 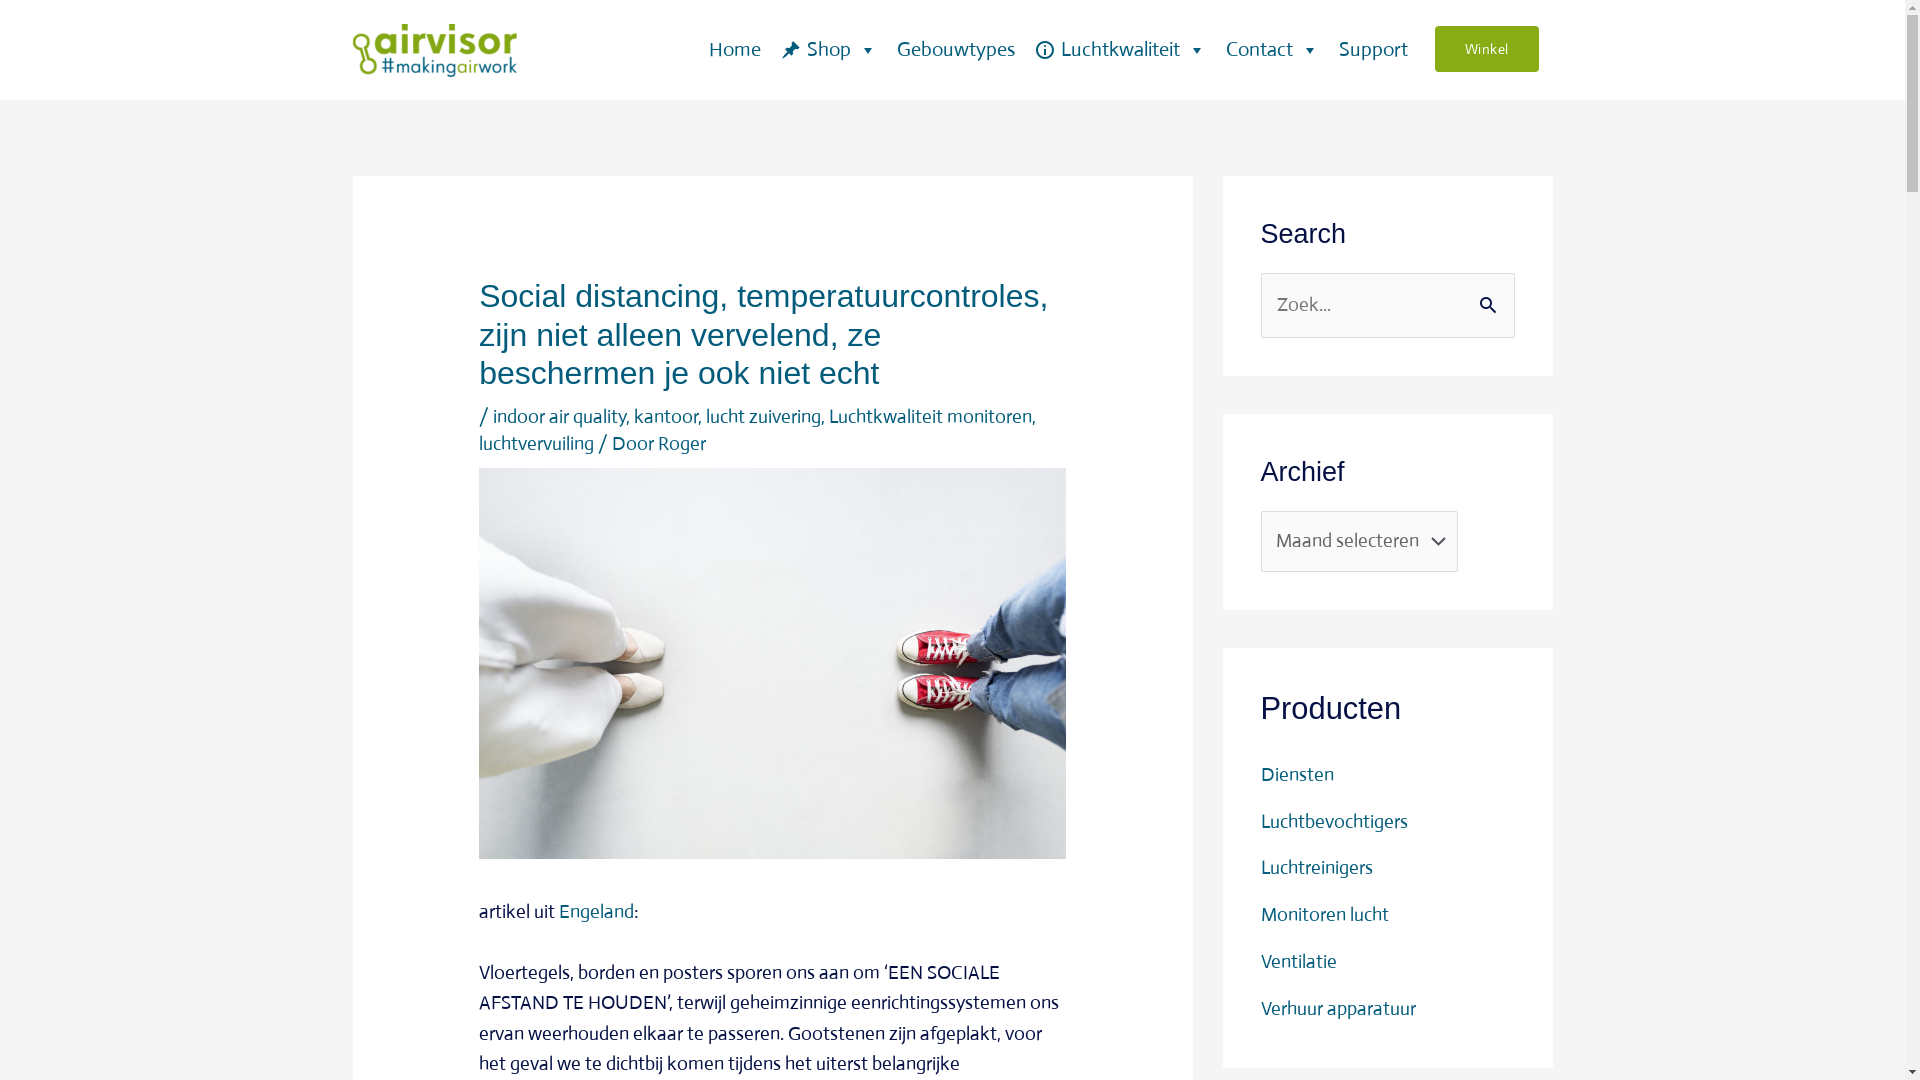 I want to click on 'luchtvervuiling', so click(x=536, y=442).